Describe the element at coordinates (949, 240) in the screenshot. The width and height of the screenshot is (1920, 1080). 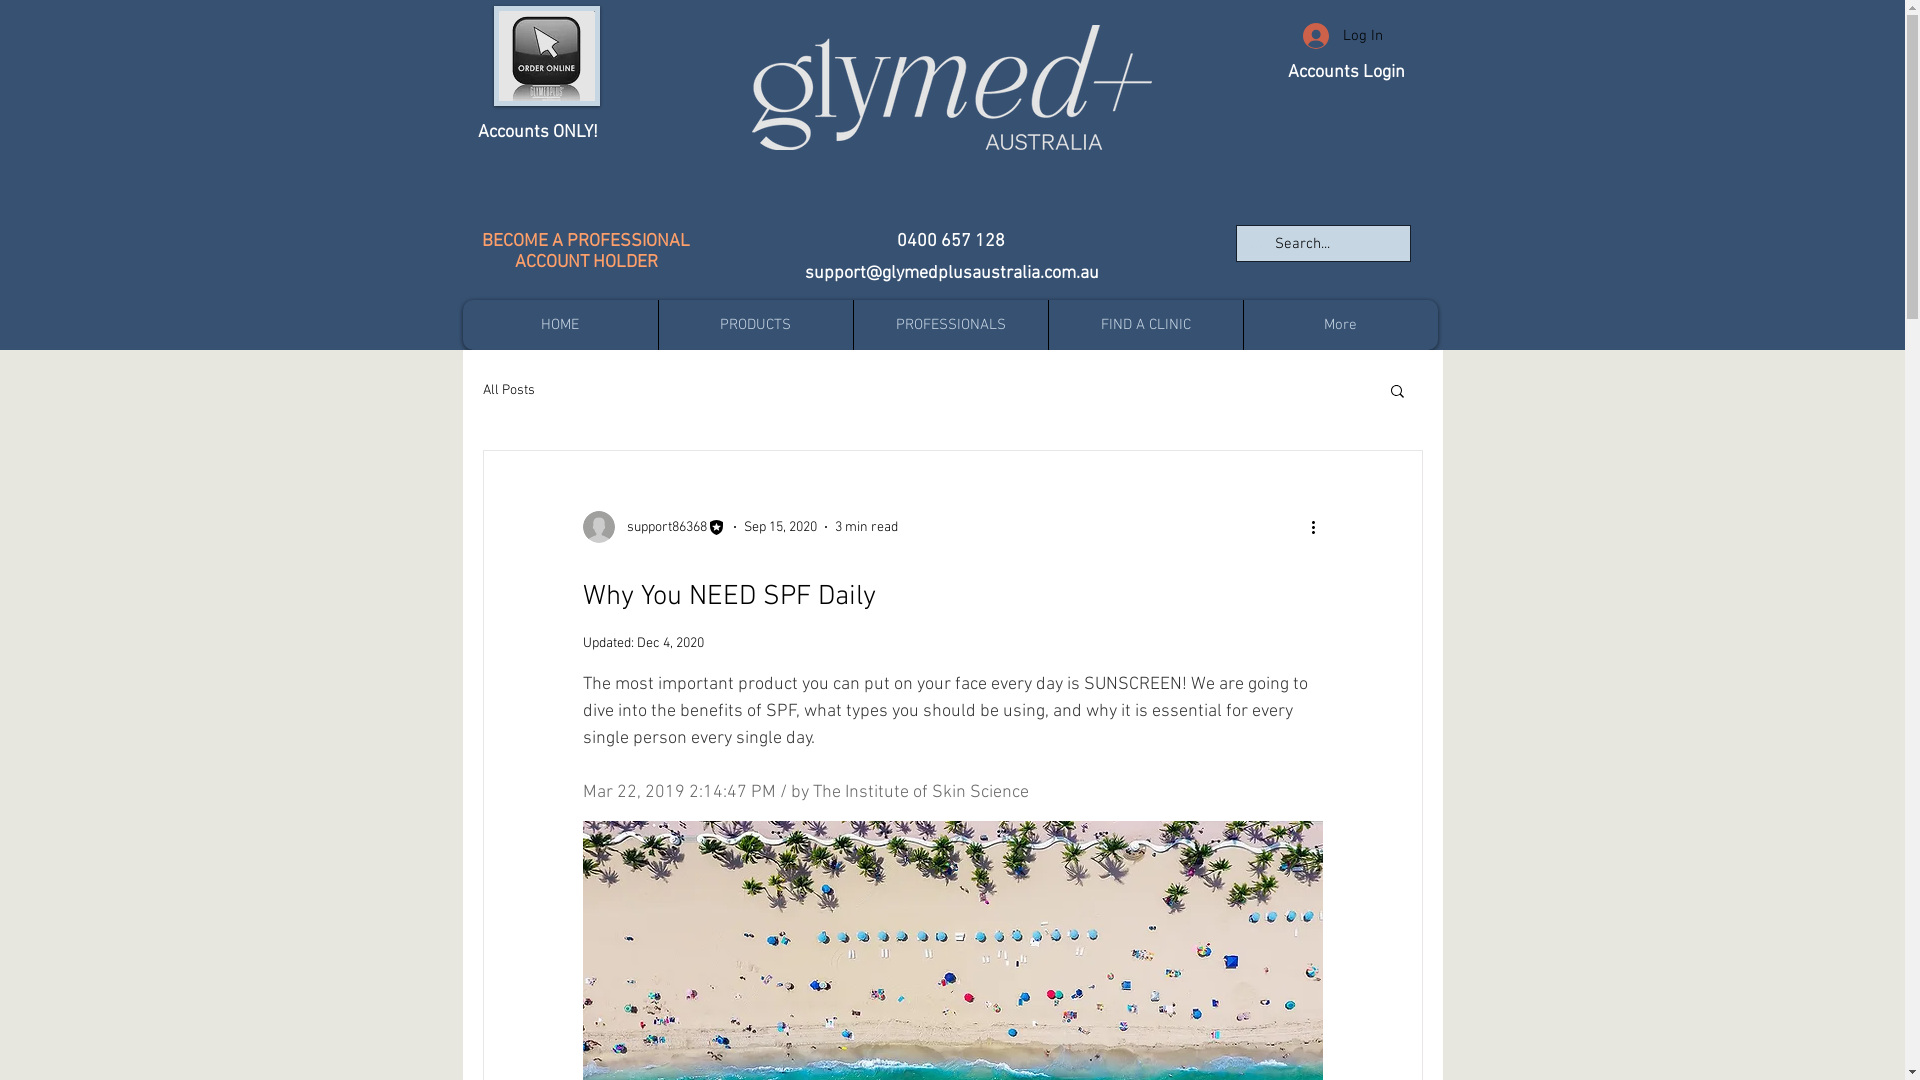
I see `'0400 657 128'` at that location.